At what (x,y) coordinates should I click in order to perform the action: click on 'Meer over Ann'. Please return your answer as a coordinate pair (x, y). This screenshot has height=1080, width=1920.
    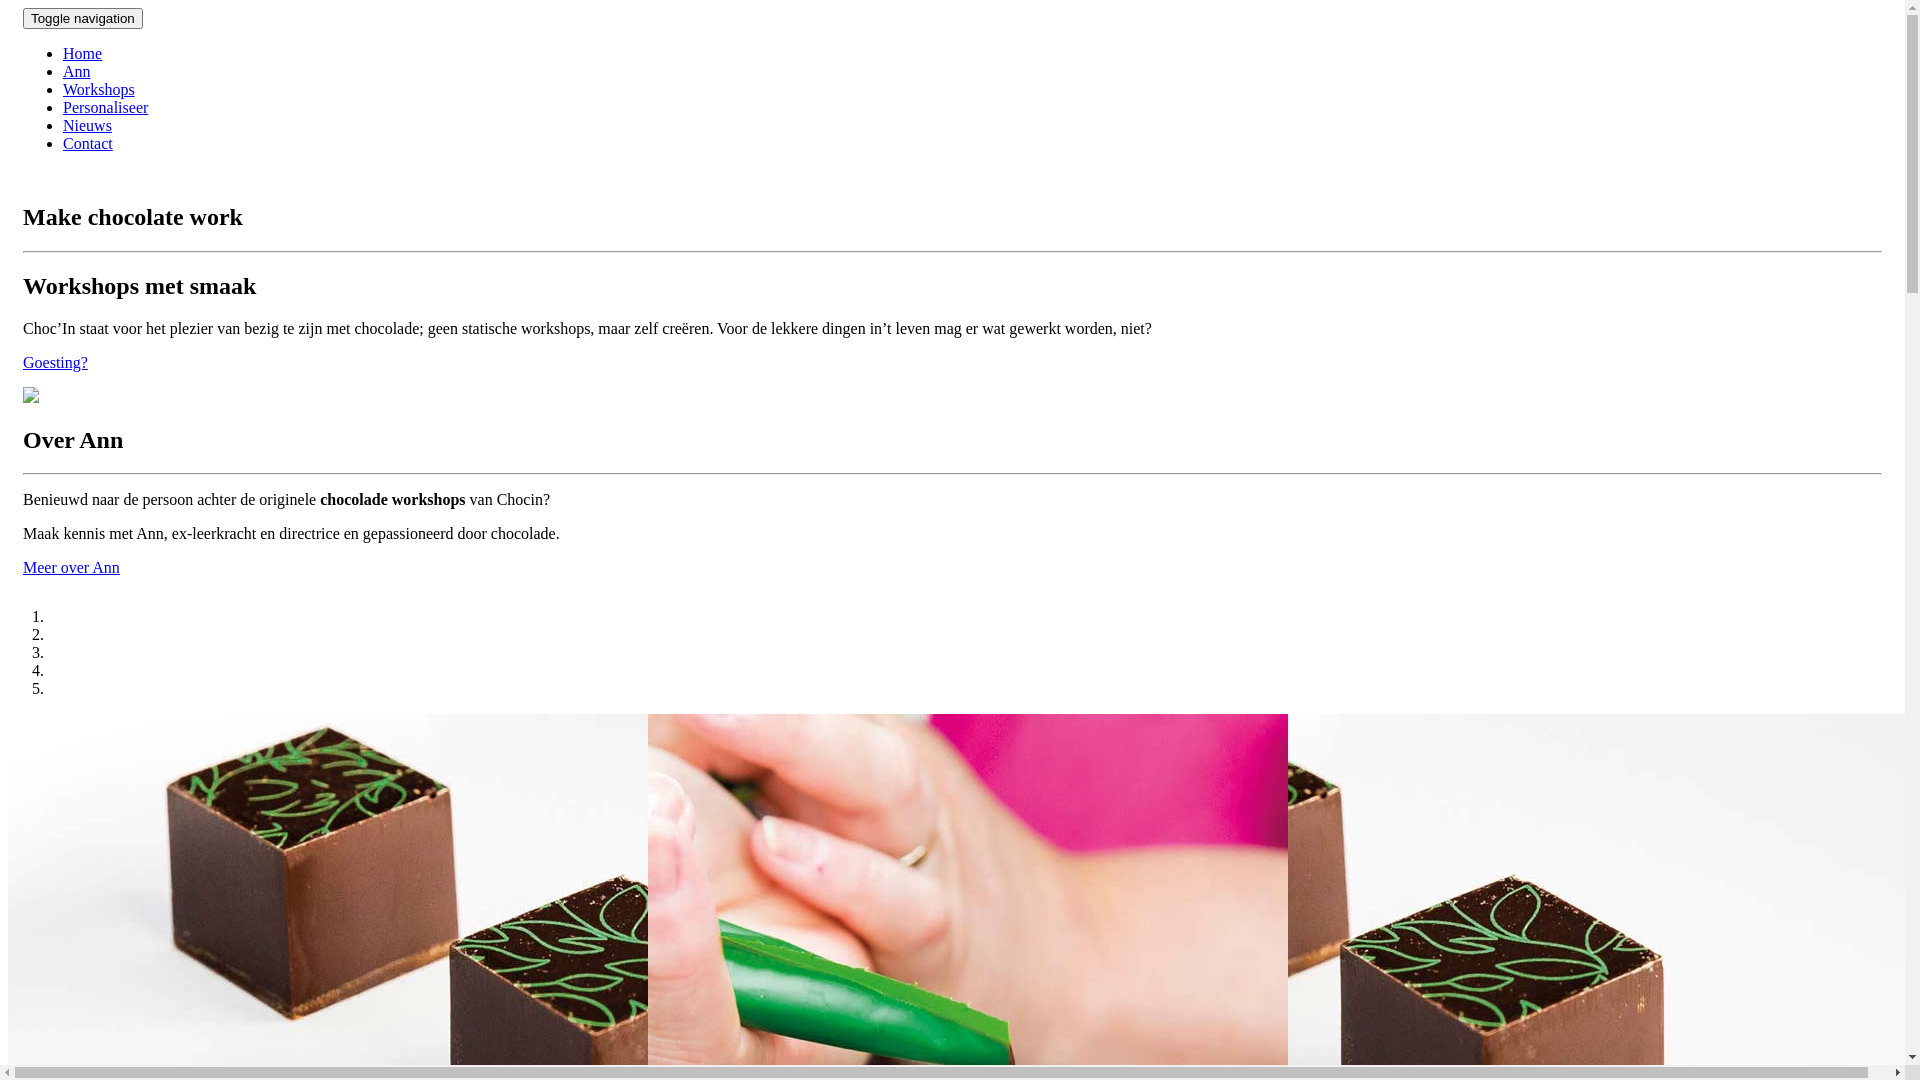
    Looking at the image, I should click on (71, 567).